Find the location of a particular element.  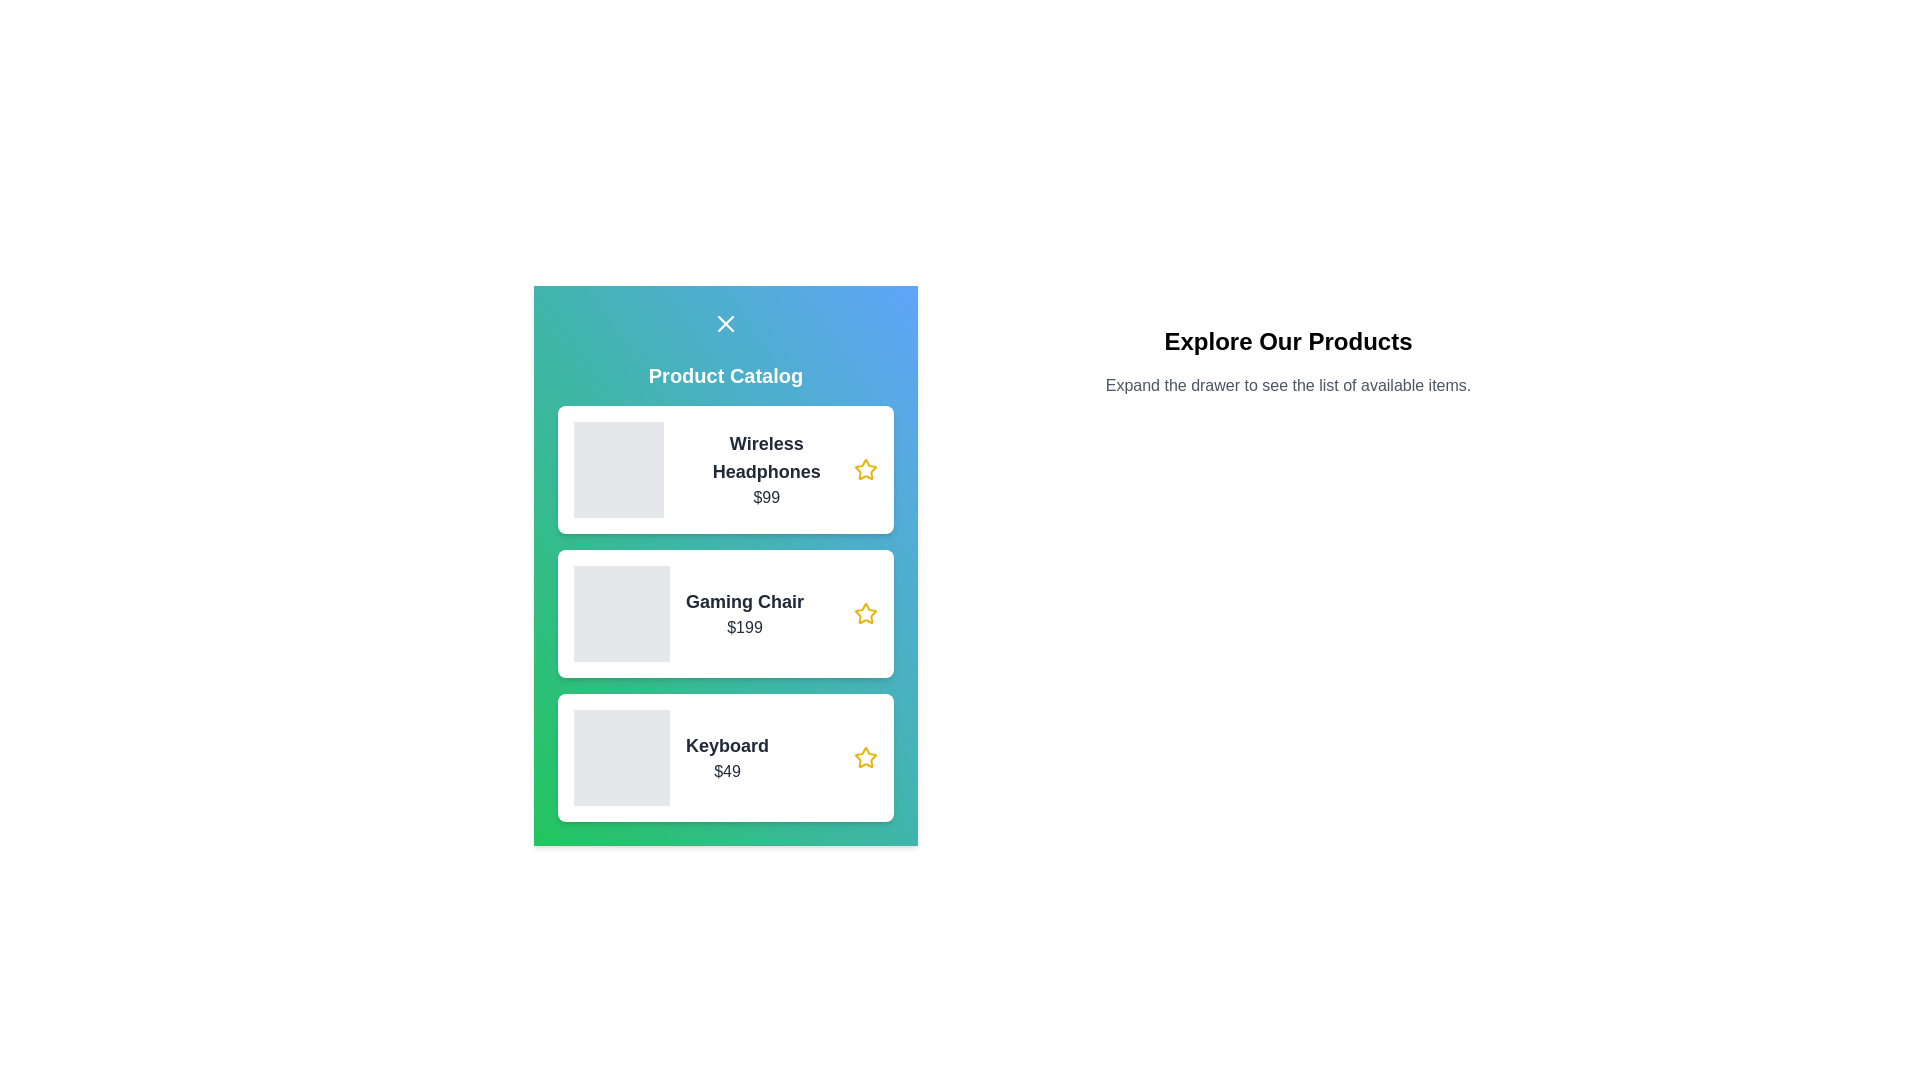

the container of the product named Wireless Headphones is located at coordinates (724, 470).